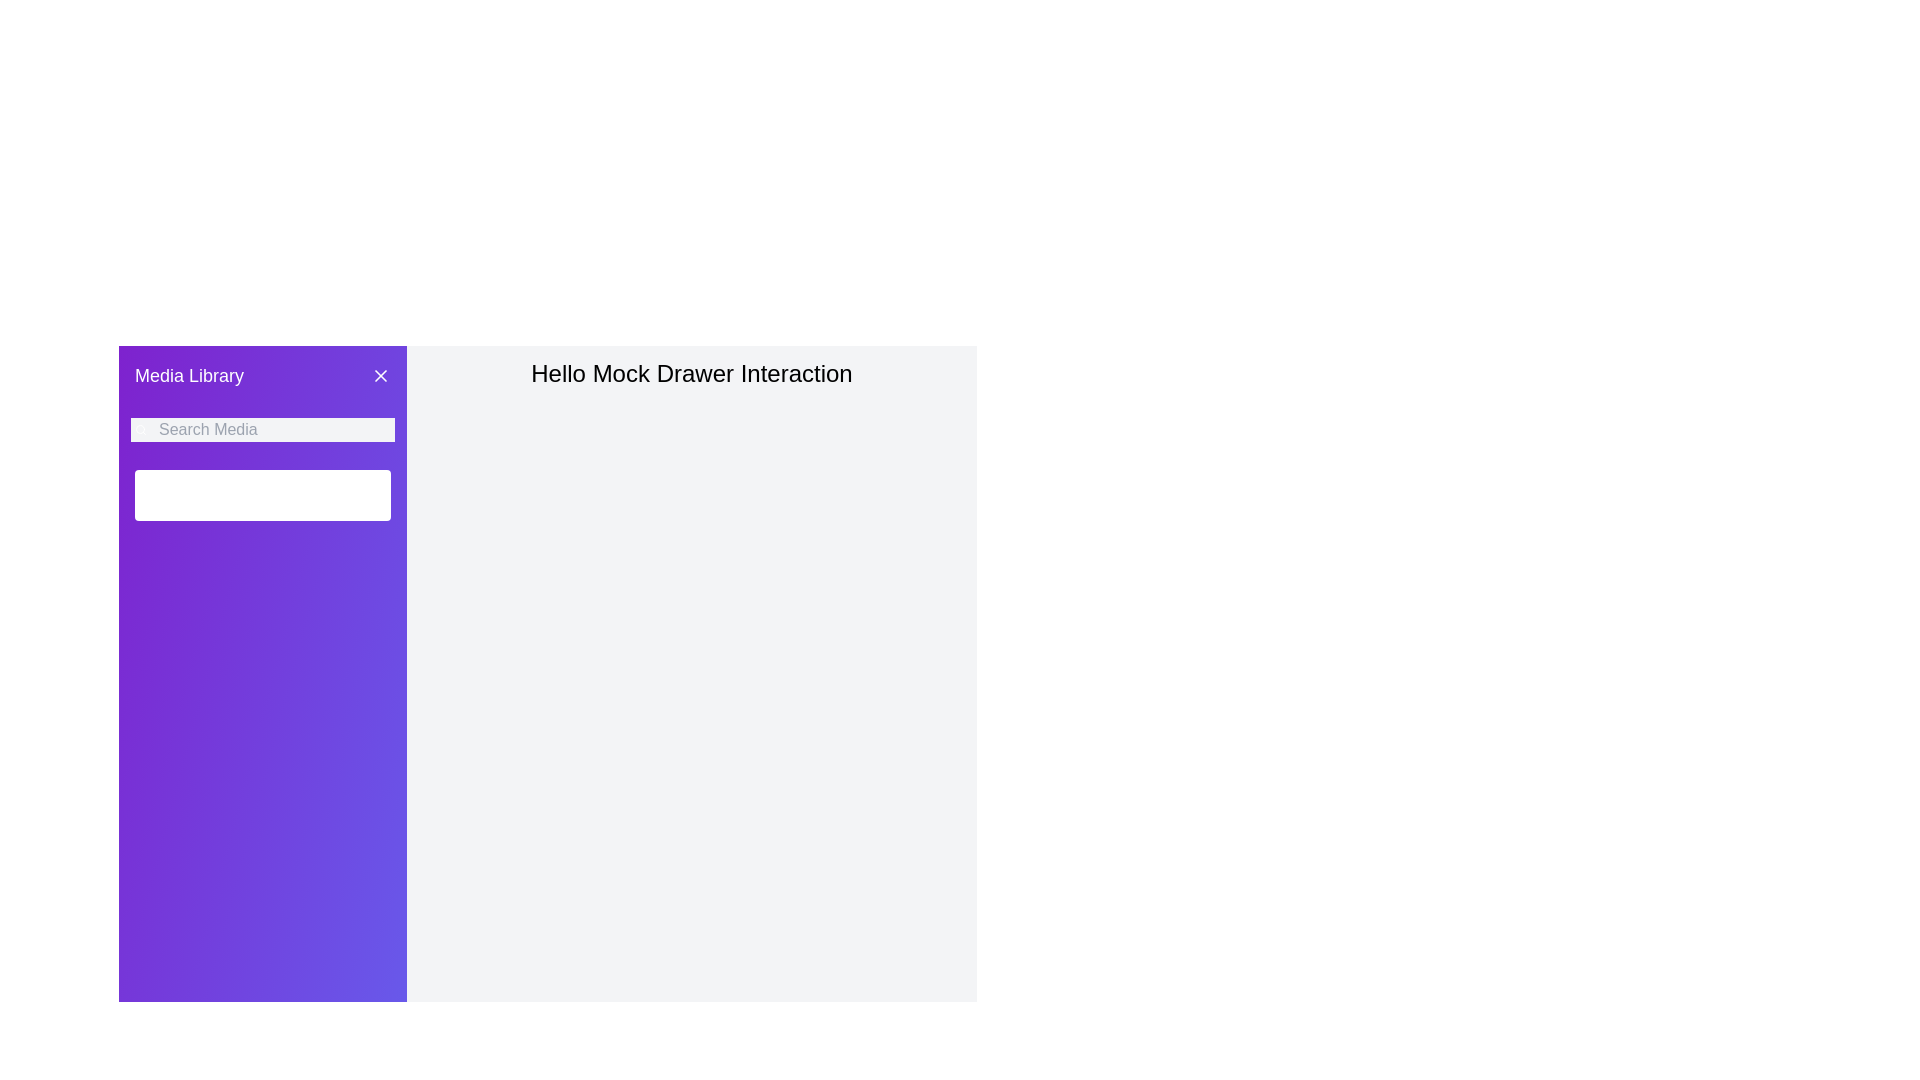  I want to click on text of the heading 'Media Library', which is located in the top-left corner of the side panel with a purple background, above the search bar and left of the close button, so click(189, 375).